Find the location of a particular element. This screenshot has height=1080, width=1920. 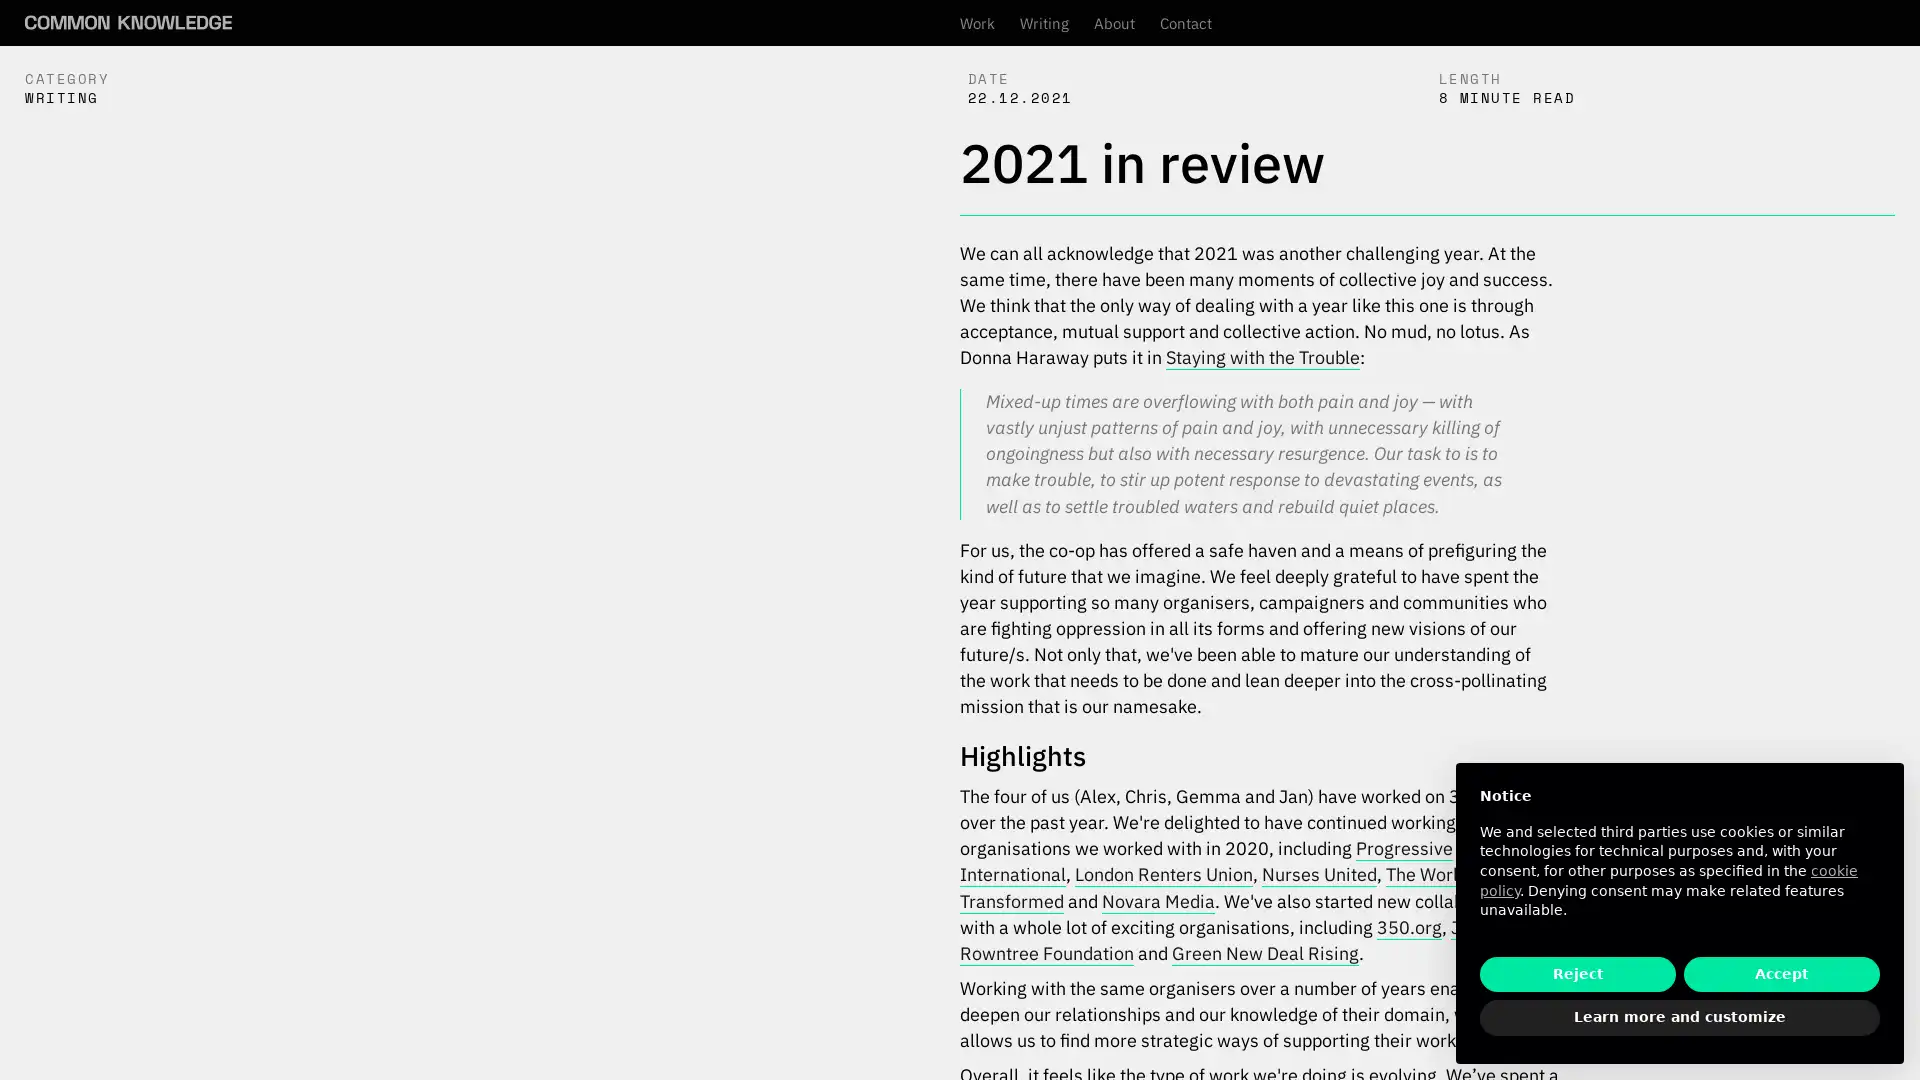

Learn more and customize is located at coordinates (1680, 1018).